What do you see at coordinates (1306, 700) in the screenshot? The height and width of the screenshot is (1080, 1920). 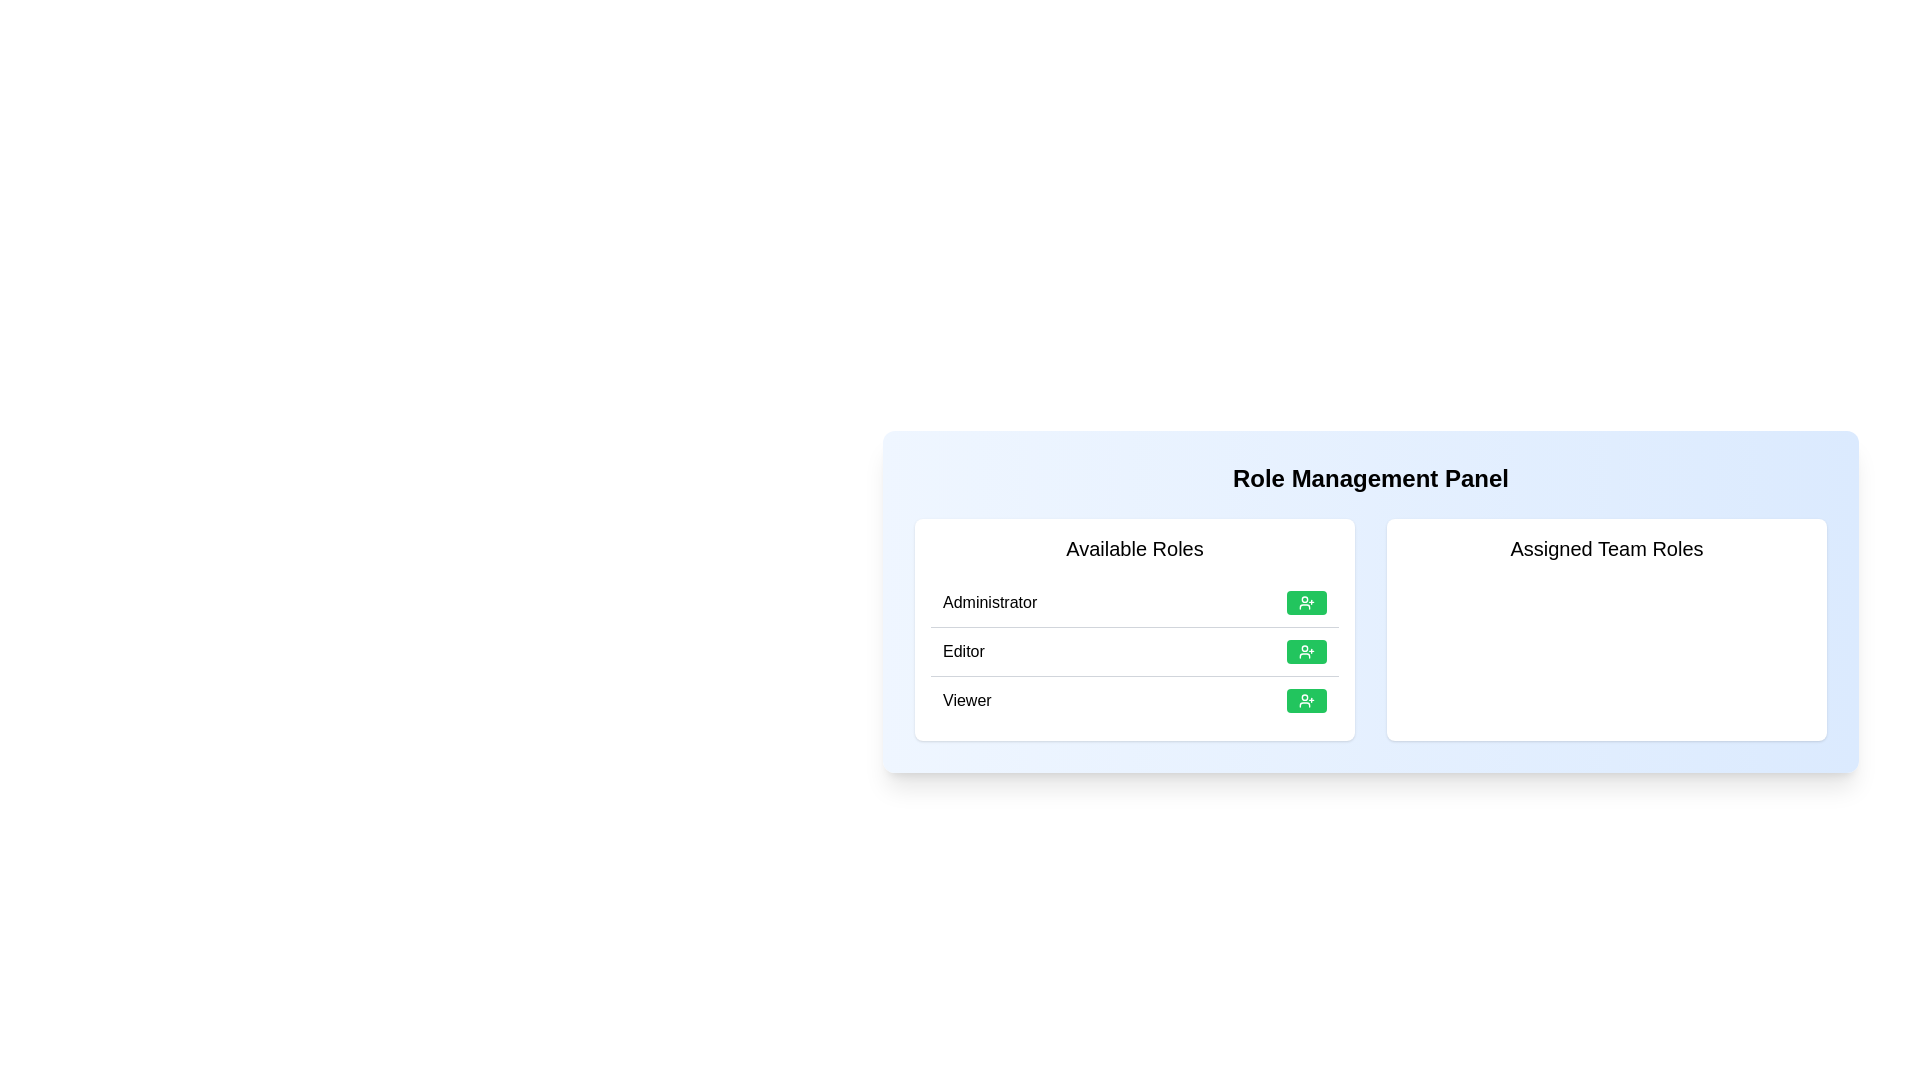 I see `green button next to the role 'Viewer' in the 'Available Roles' section to assign it to the team` at bounding box center [1306, 700].